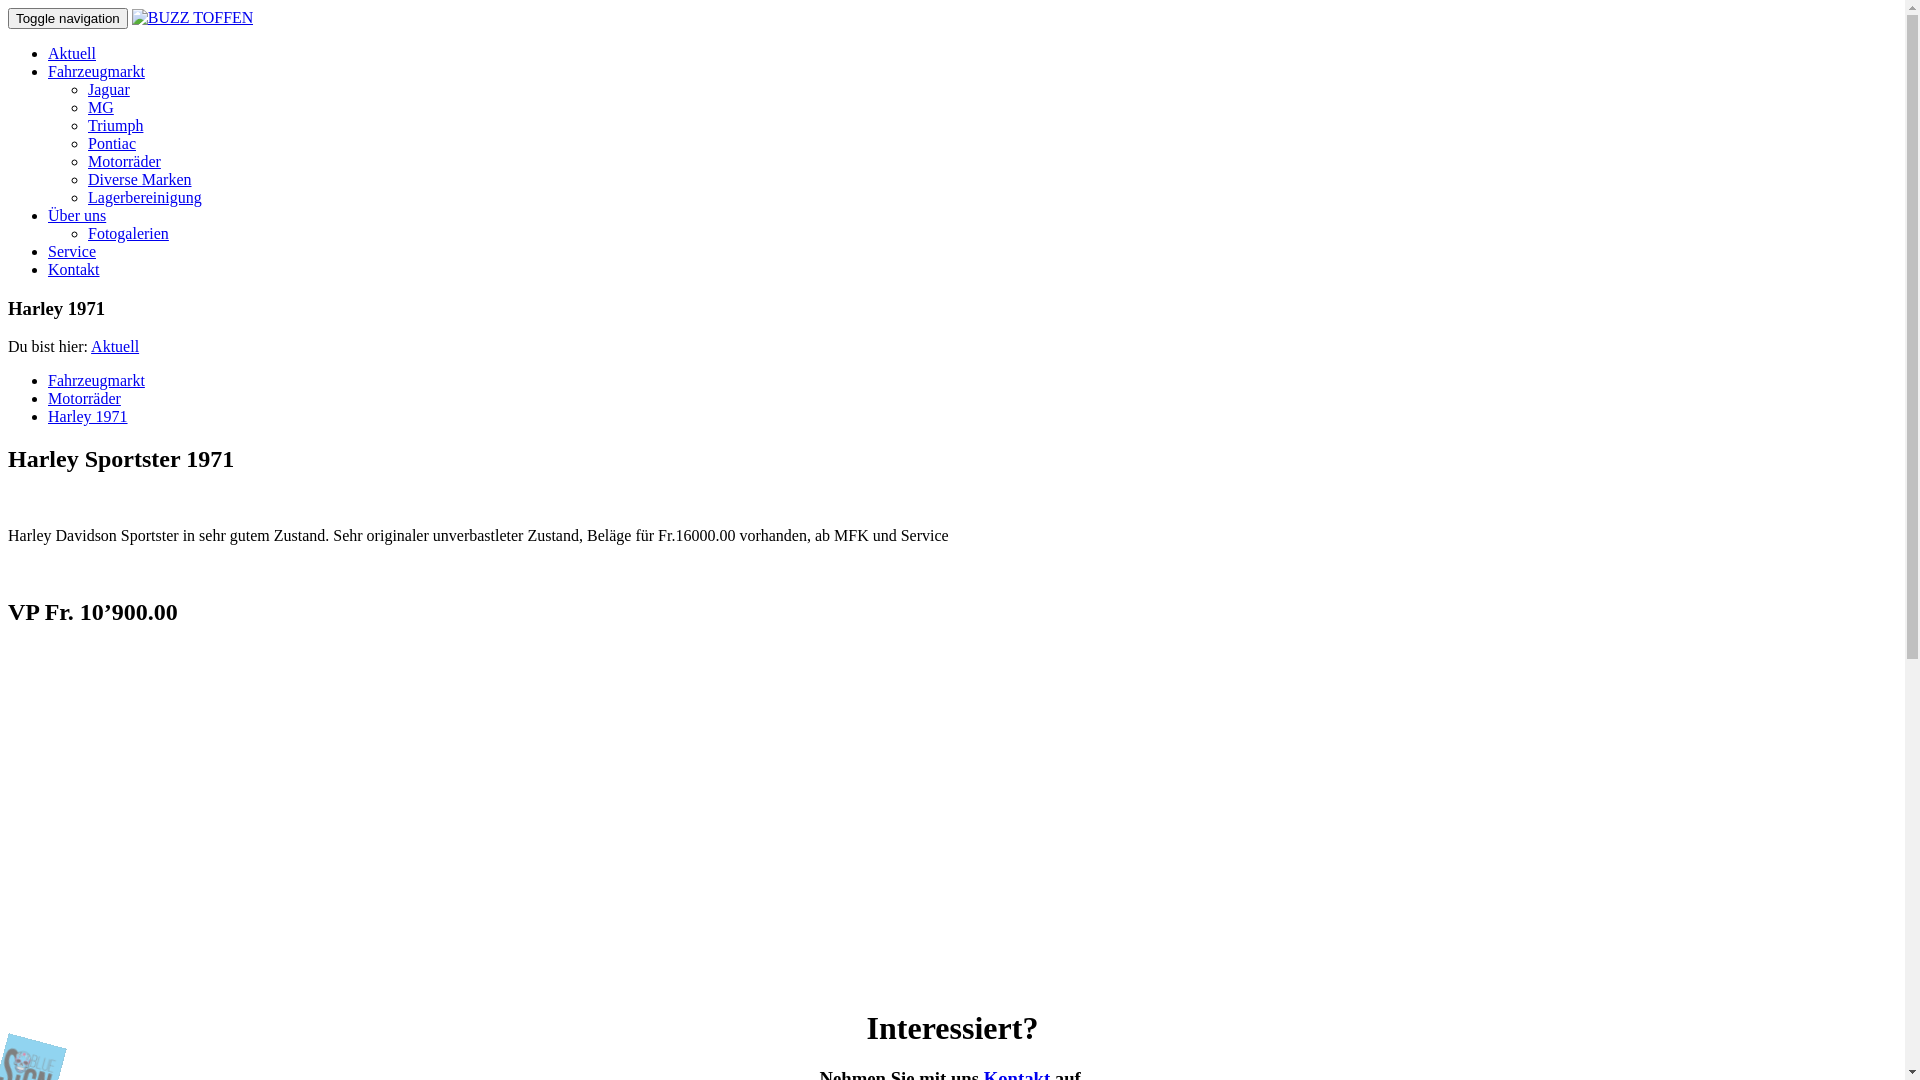 The width and height of the screenshot is (1920, 1080). Describe the element at coordinates (48, 250) in the screenshot. I see `'Service'` at that location.